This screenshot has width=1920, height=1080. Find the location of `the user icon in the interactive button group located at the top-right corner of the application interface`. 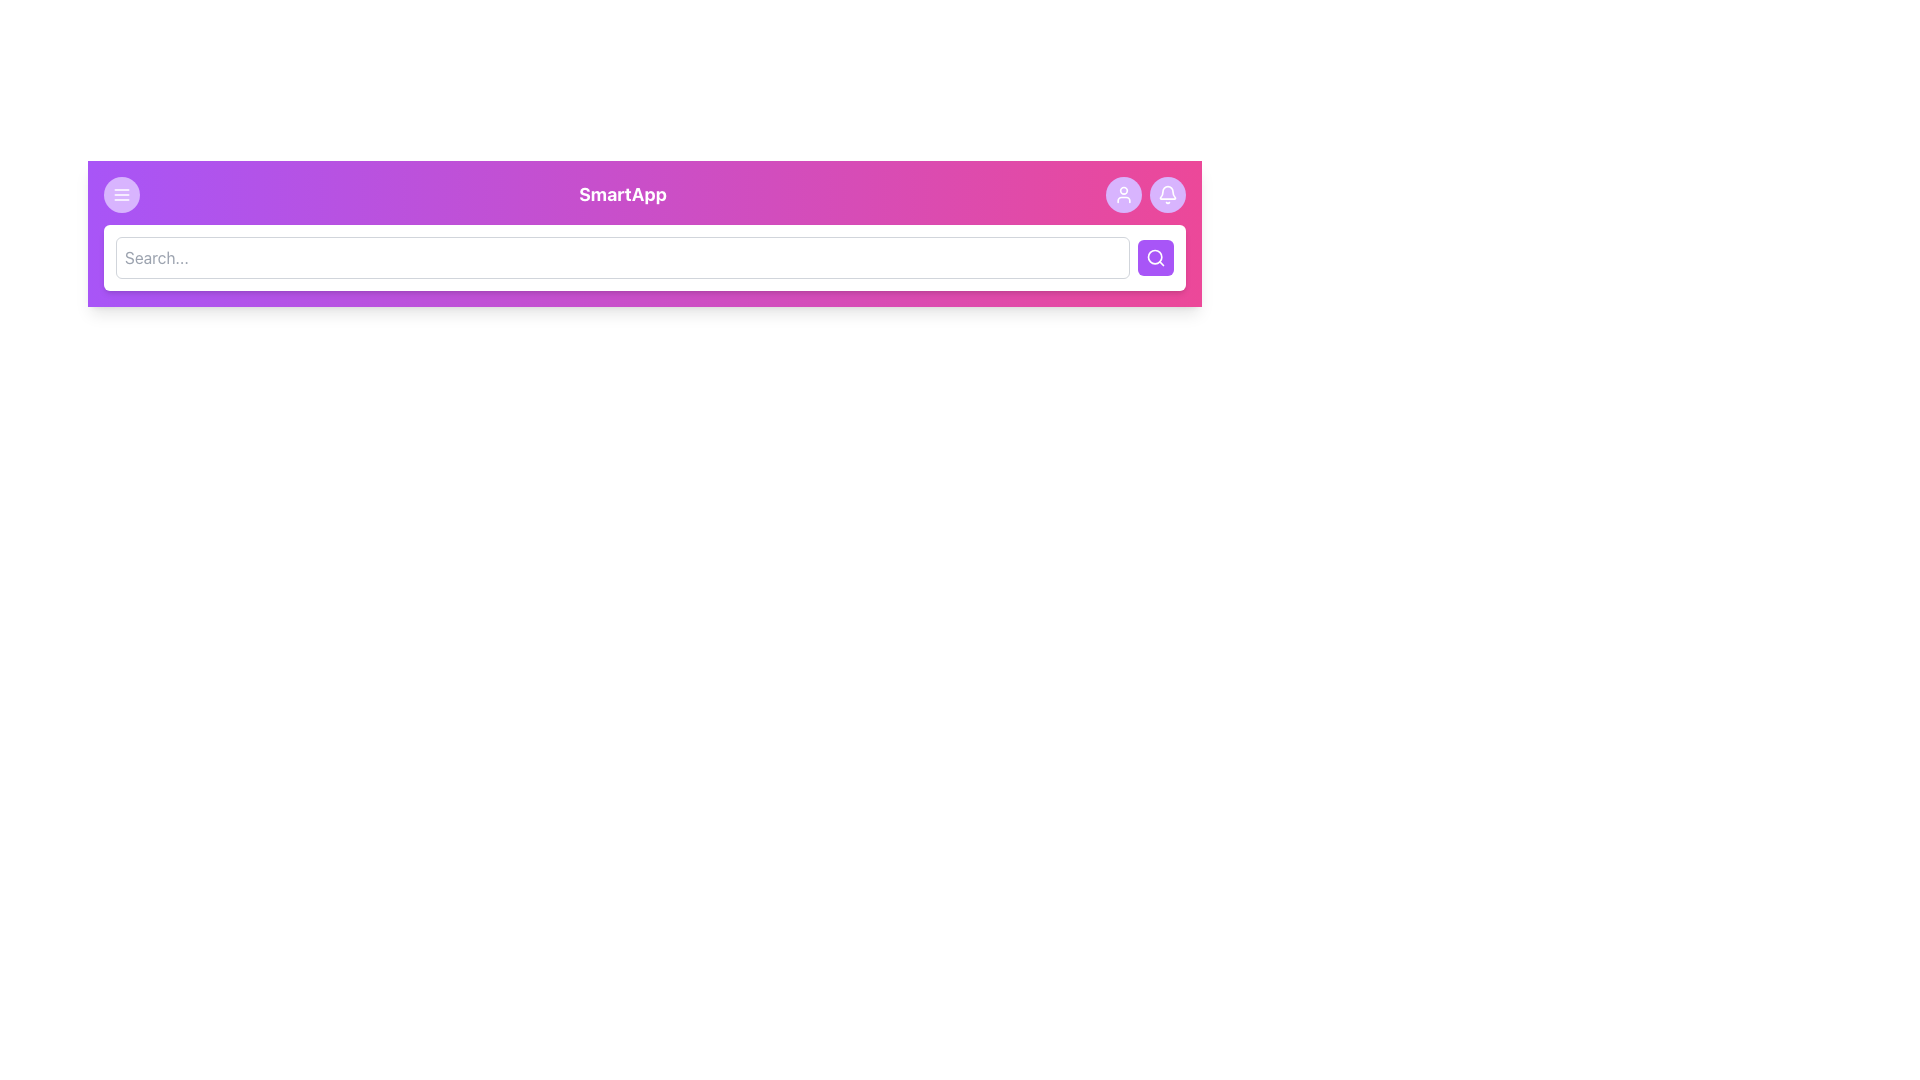

the user icon in the interactive button group located at the top-right corner of the application interface is located at coordinates (1146, 195).